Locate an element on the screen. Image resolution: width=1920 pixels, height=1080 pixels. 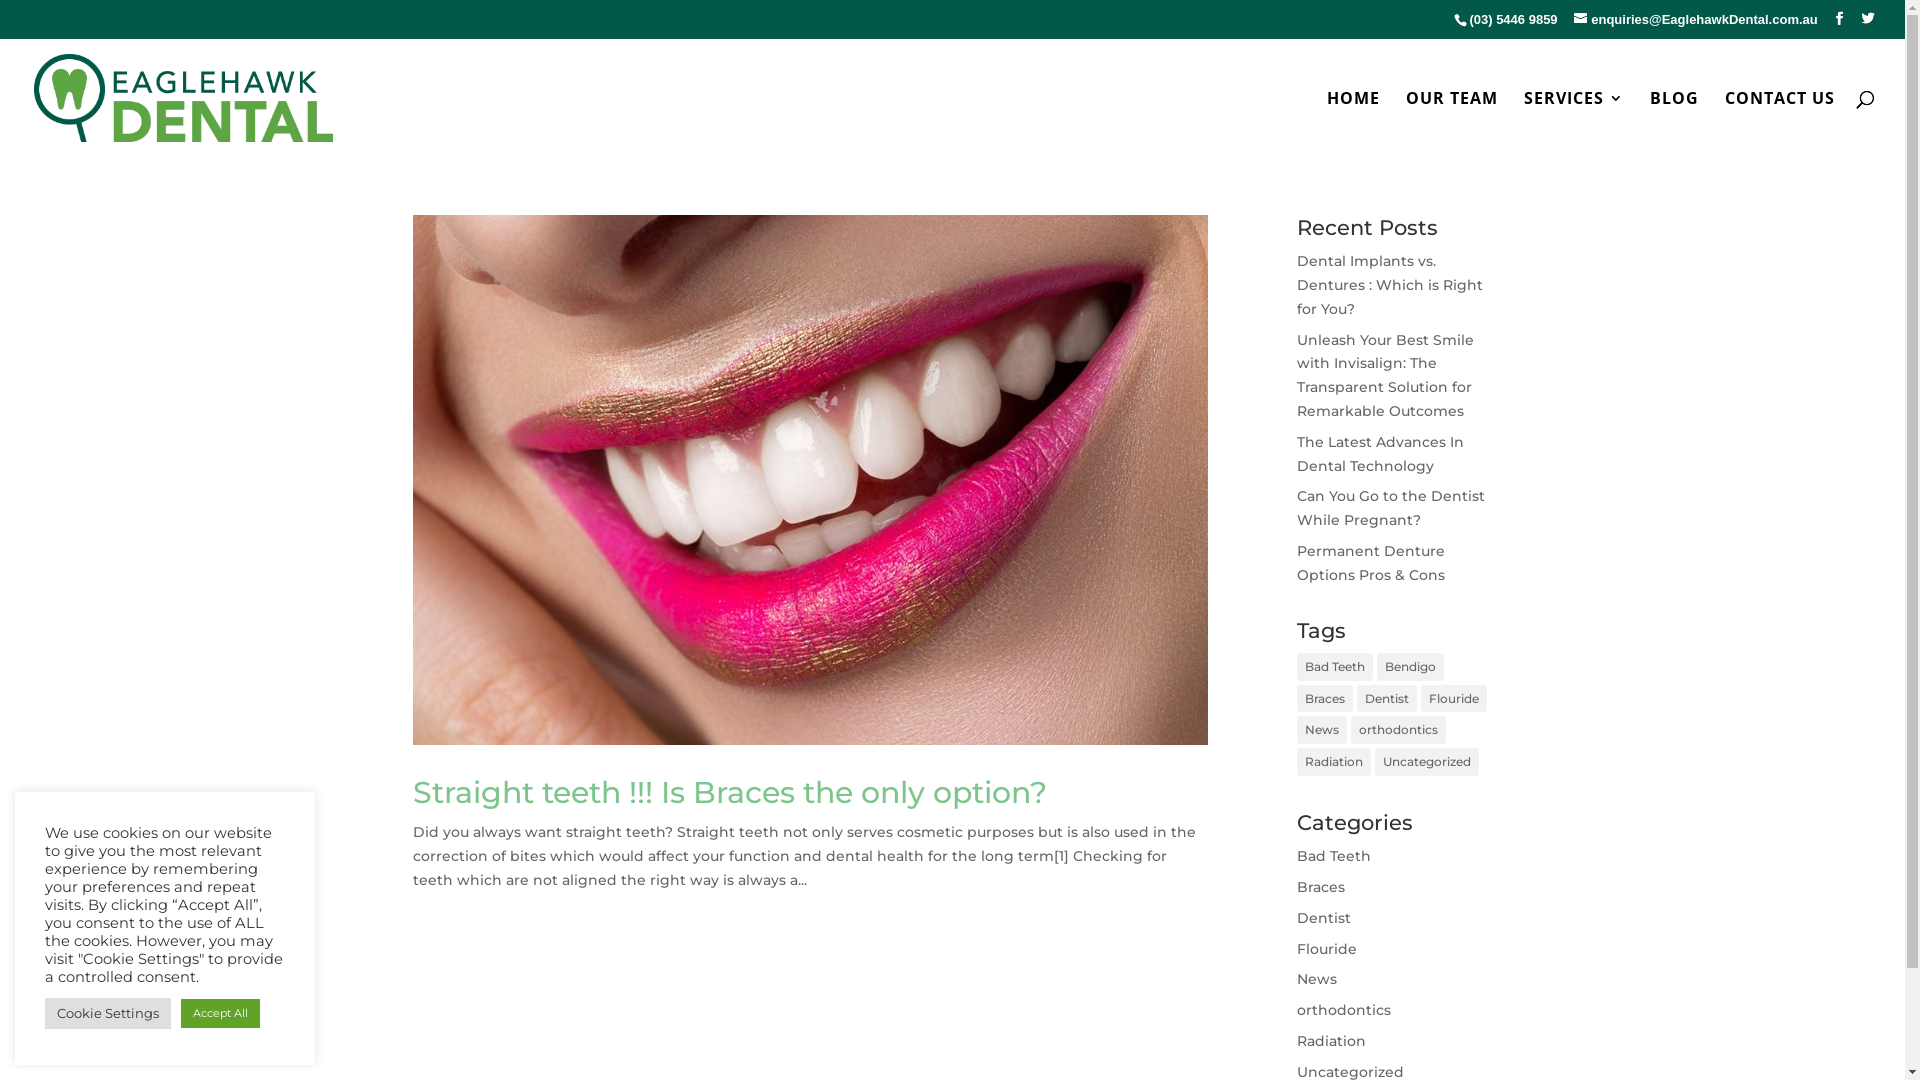
'Accept All' is located at coordinates (220, 1013).